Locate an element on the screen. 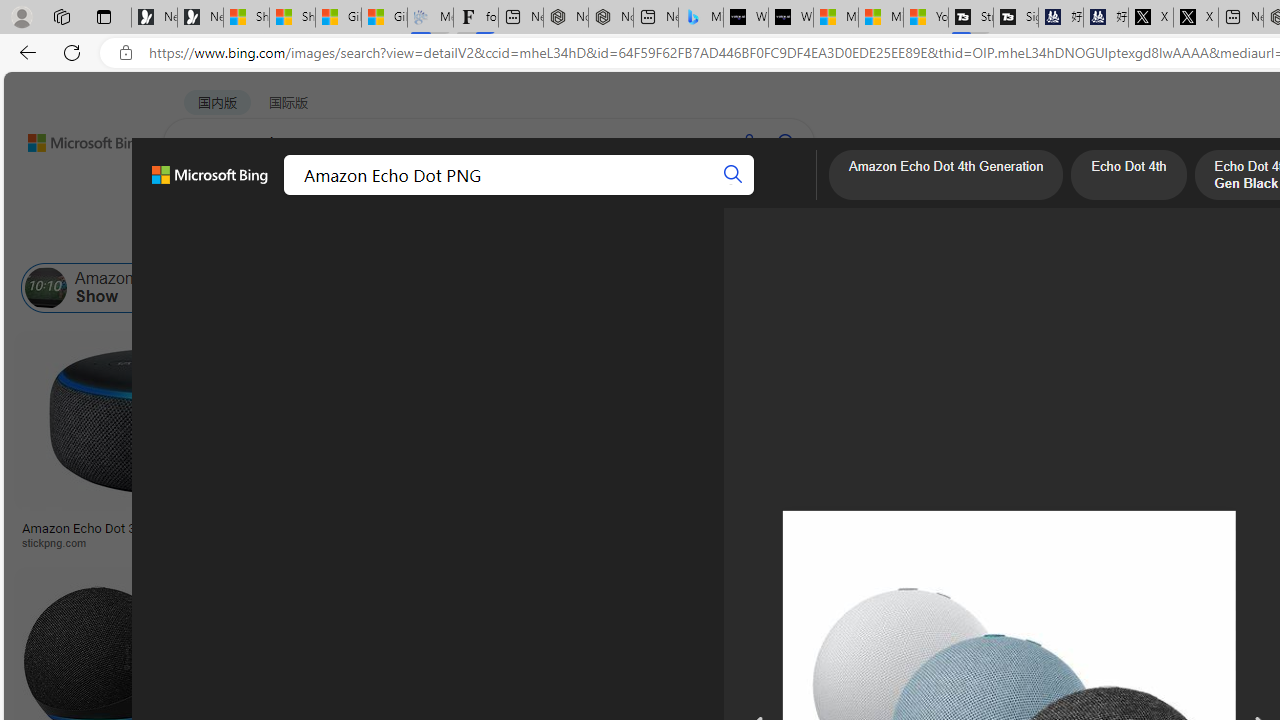 The image size is (1280, 720). 'VIDEOS' is located at coordinates (457, 195).